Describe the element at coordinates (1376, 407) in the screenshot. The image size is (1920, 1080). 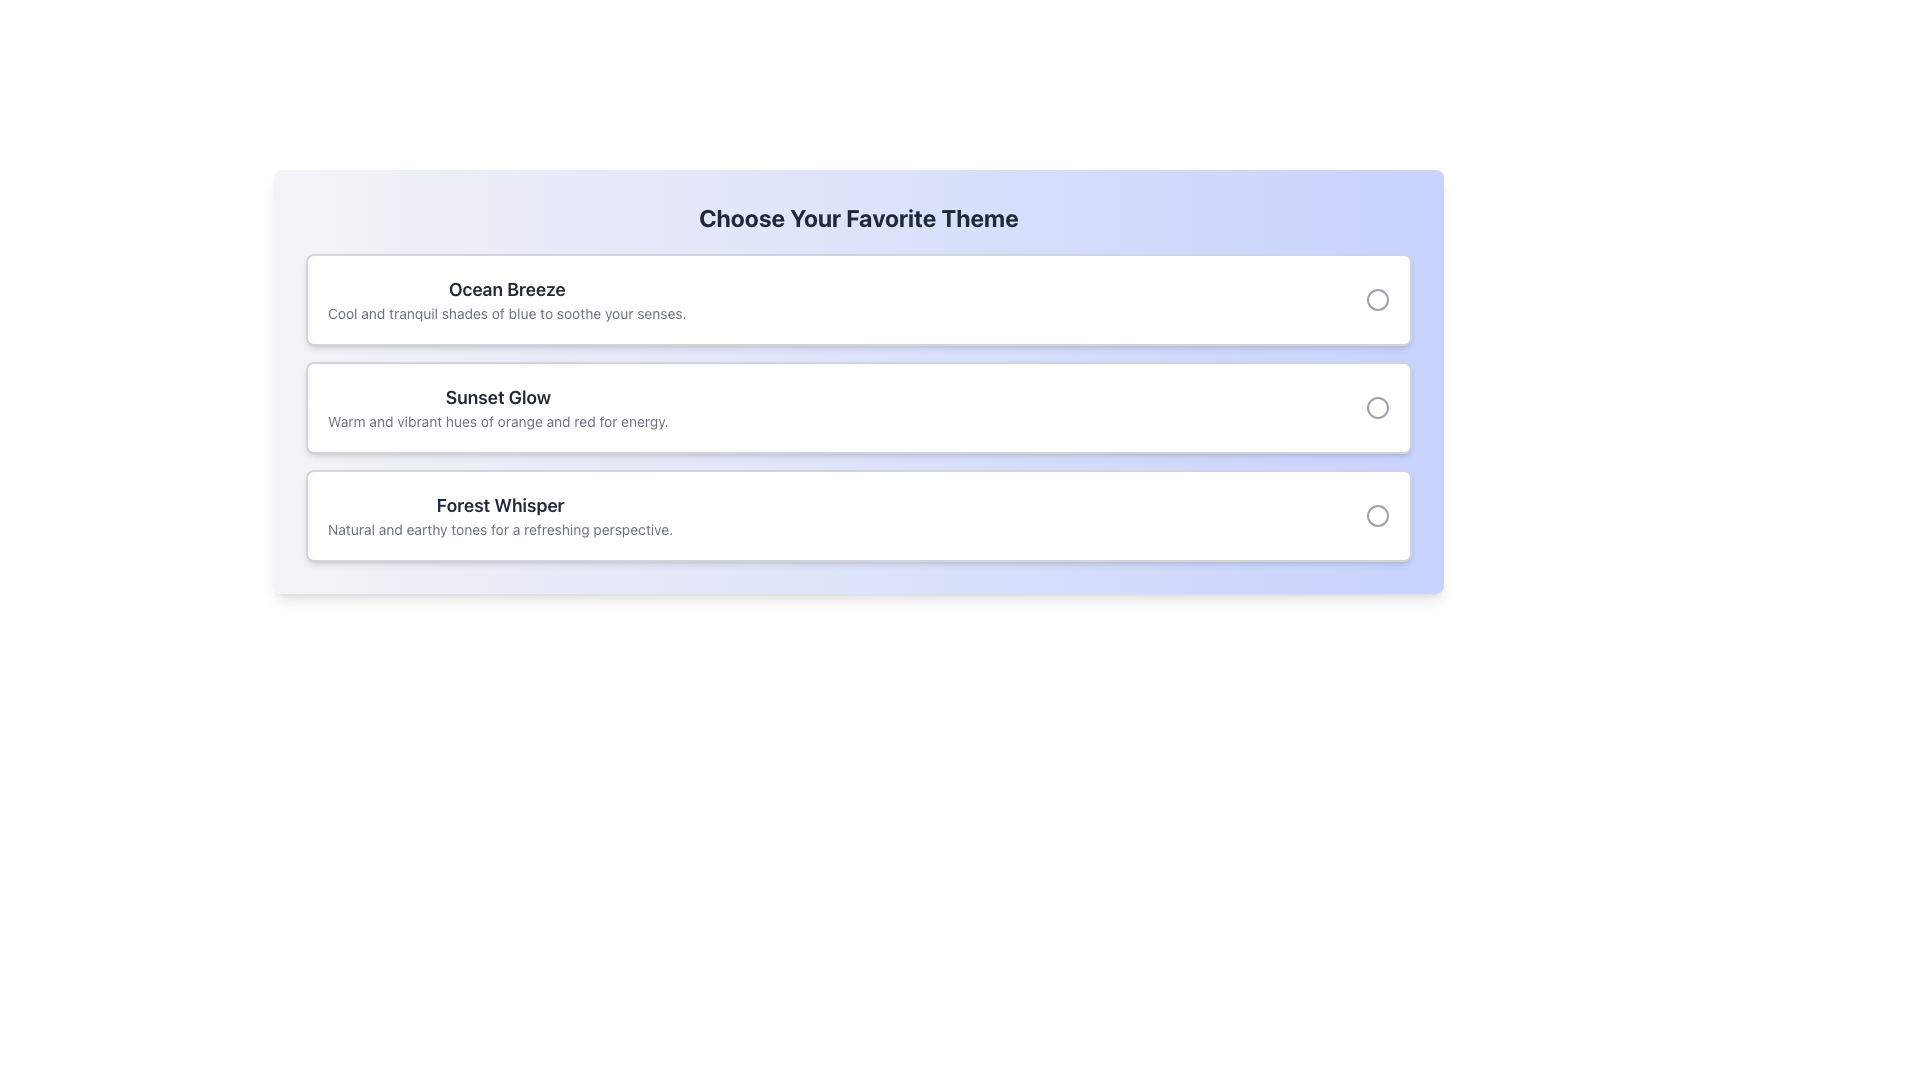
I see `the radio button positioned to the far right of the second option, adjacent to the 'Sunset Glow' title` at that location.